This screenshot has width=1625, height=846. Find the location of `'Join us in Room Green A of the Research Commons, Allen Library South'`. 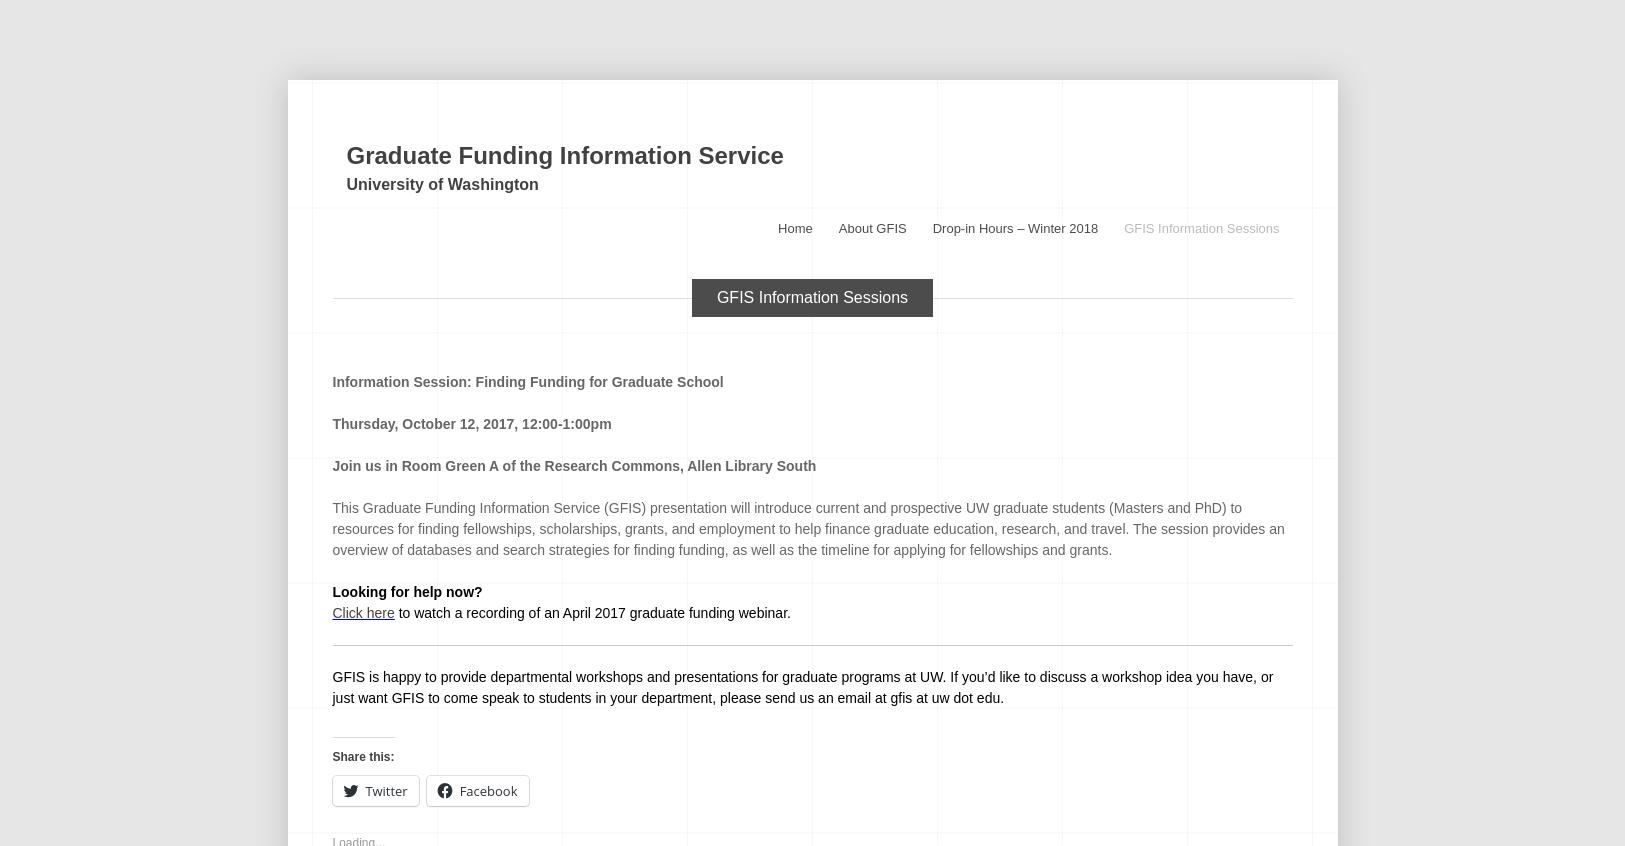

'Join us in Room Green A of the Research Commons, Allen Library South' is located at coordinates (572, 464).